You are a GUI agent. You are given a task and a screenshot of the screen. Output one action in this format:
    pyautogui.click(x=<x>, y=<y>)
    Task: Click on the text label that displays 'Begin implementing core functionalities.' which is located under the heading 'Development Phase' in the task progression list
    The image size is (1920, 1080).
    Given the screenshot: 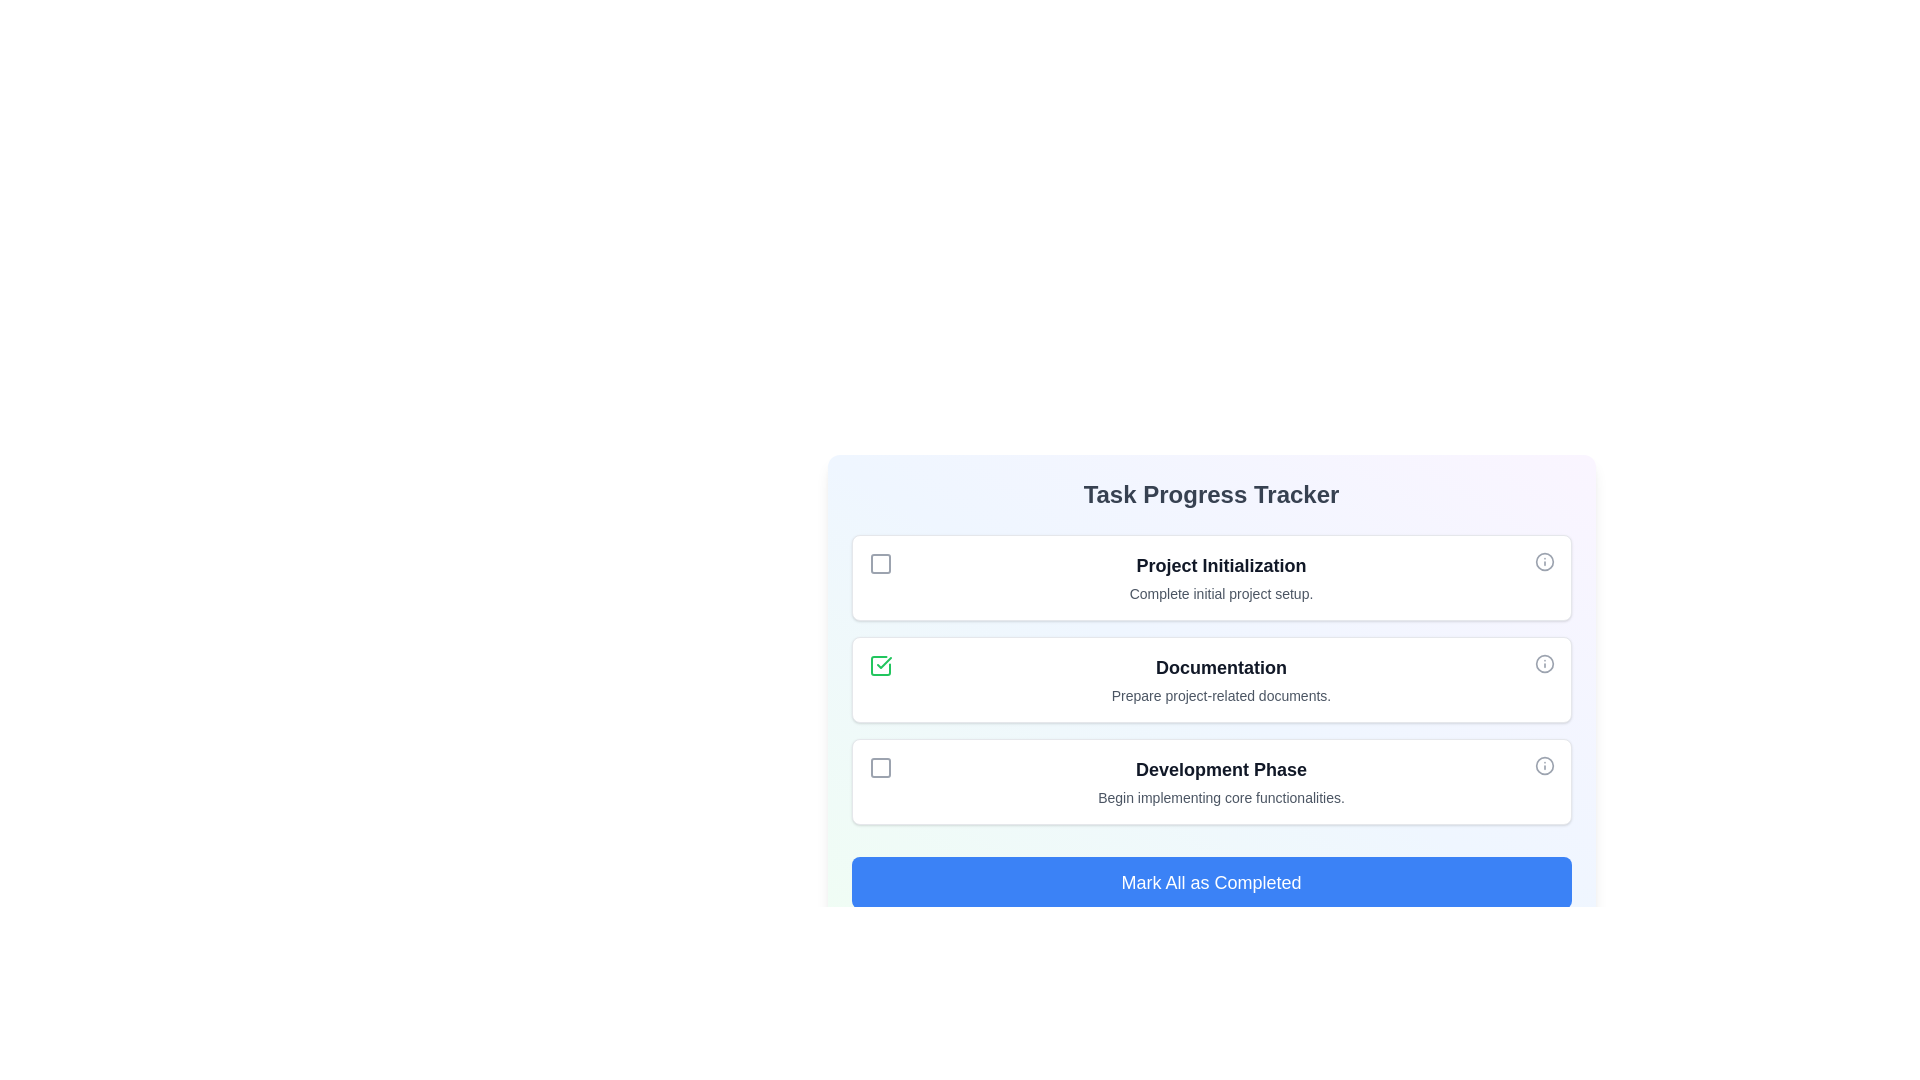 What is the action you would take?
    pyautogui.click(x=1220, y=797)
    